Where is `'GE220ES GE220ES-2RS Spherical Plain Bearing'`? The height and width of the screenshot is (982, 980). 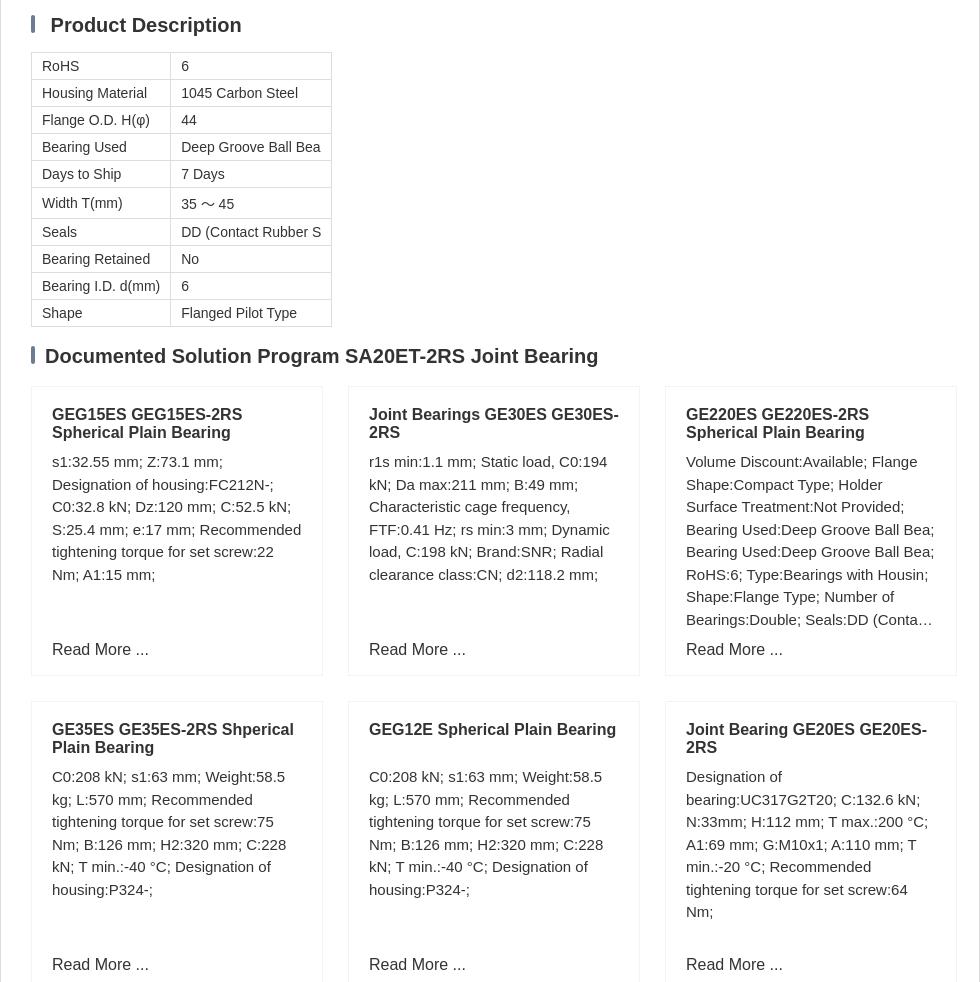 'GE220ES GE220ES-2RS Spherical Plain Bearing' is located at coordinates (777, 423).